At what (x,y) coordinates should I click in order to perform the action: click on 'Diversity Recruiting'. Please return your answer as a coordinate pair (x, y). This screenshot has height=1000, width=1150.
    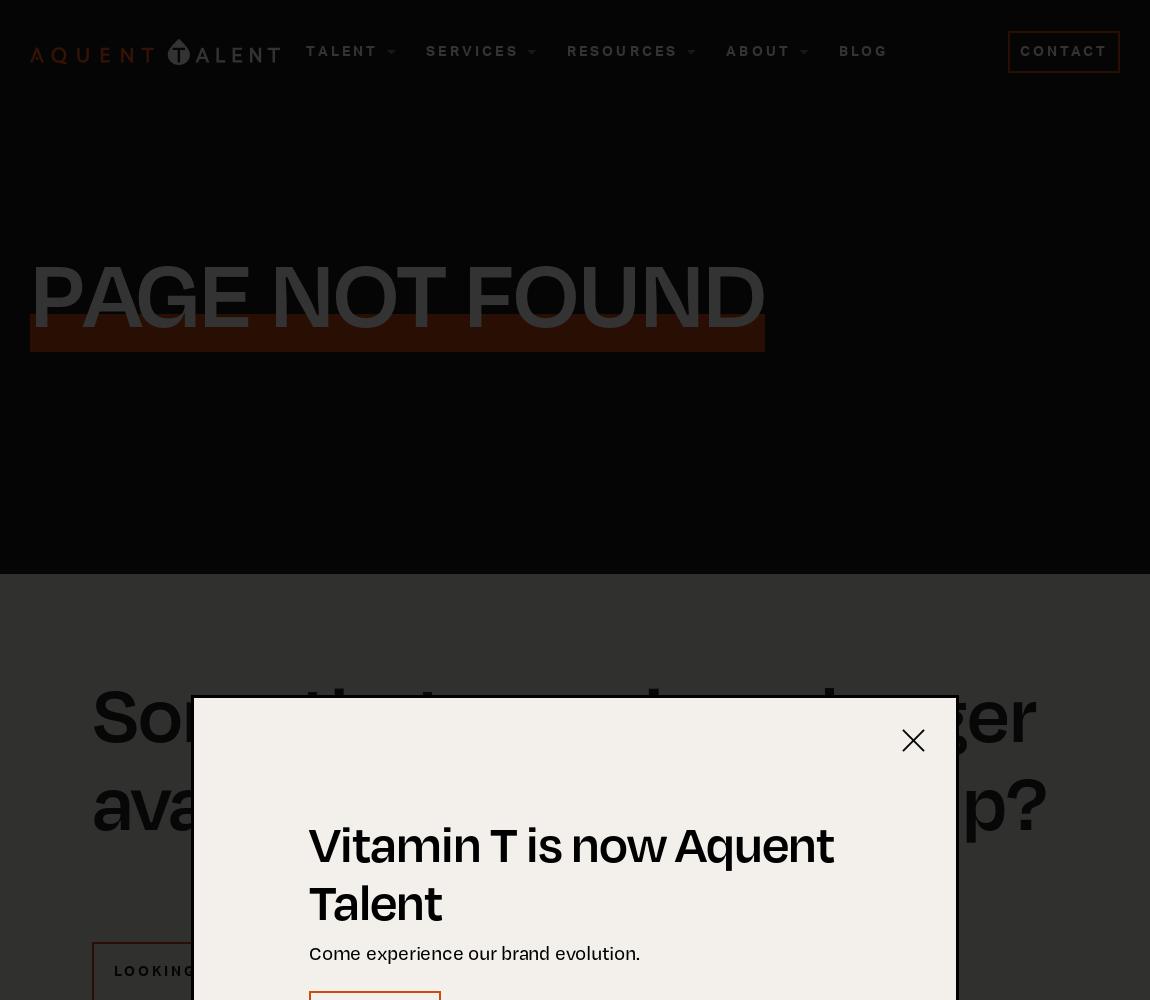
    Looking at the image, I should click on (503, 243).